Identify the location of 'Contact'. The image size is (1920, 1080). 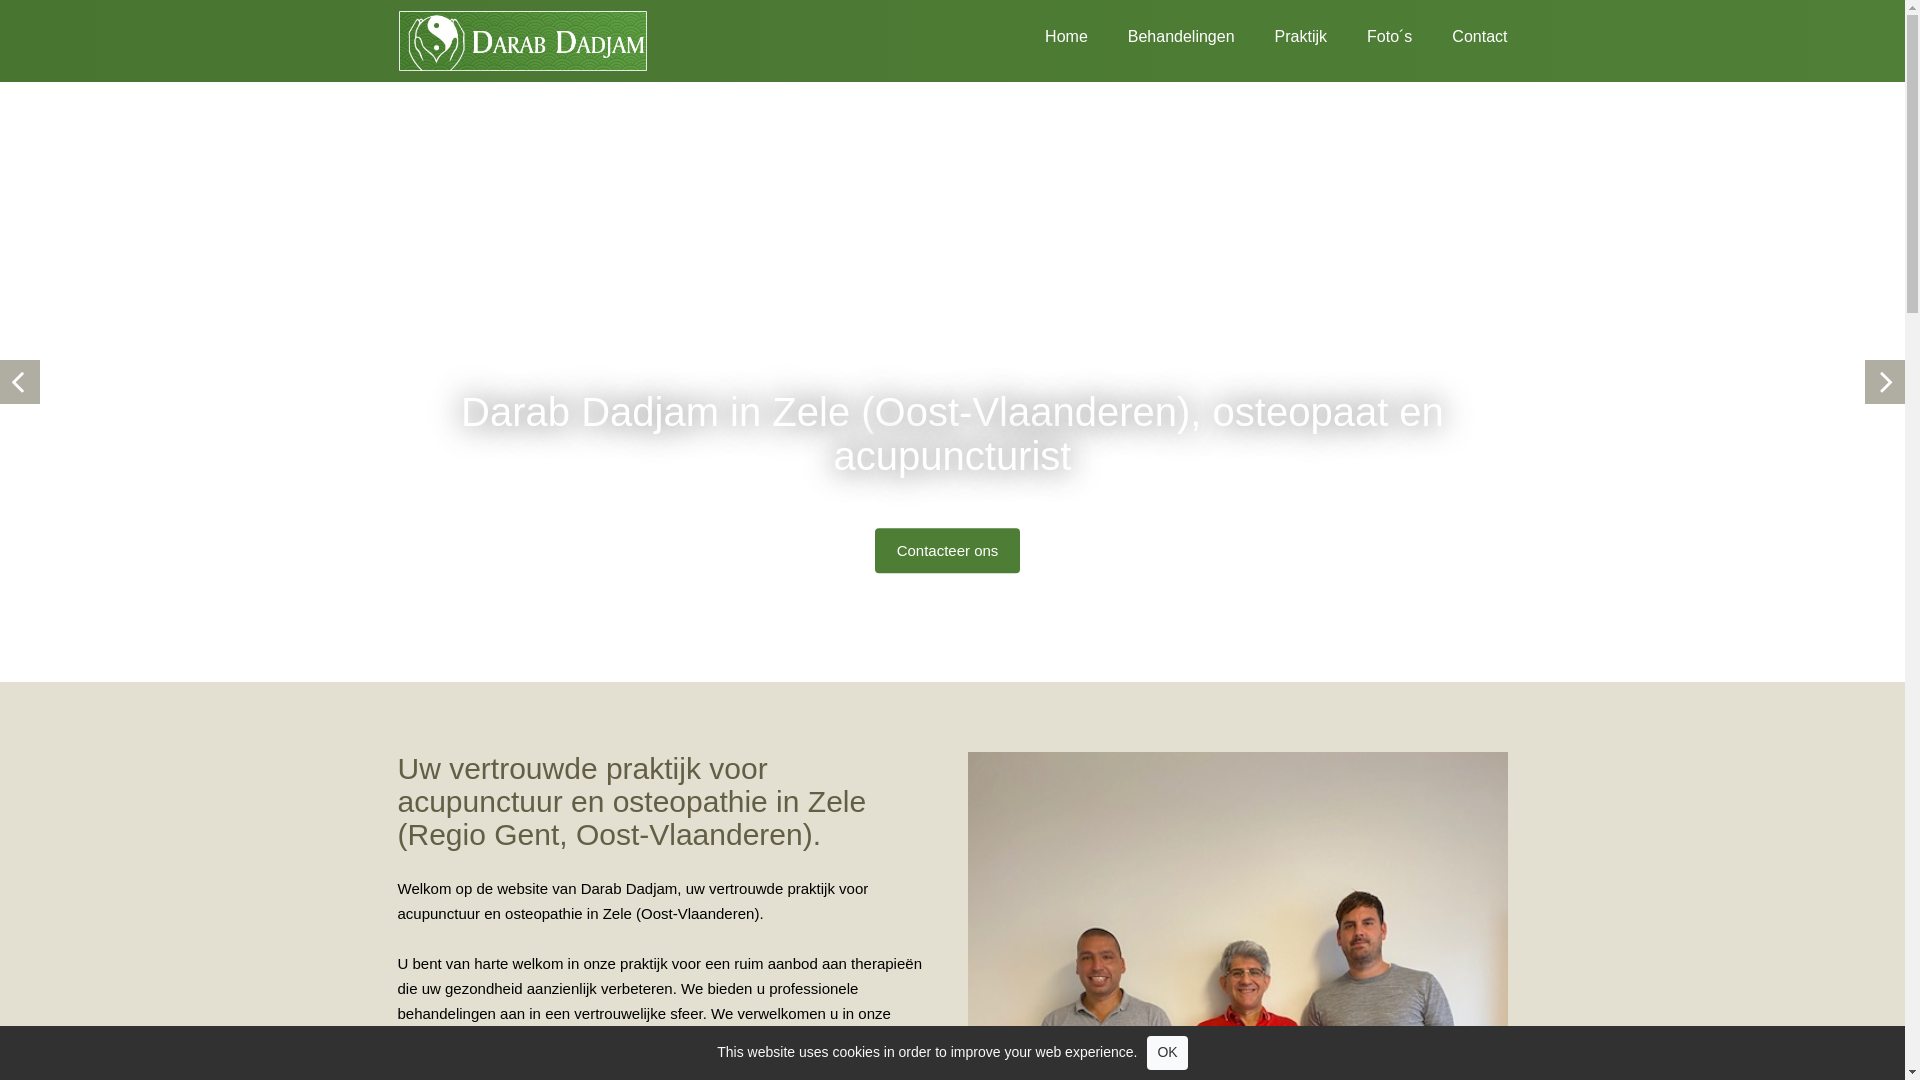
(1410, 33).